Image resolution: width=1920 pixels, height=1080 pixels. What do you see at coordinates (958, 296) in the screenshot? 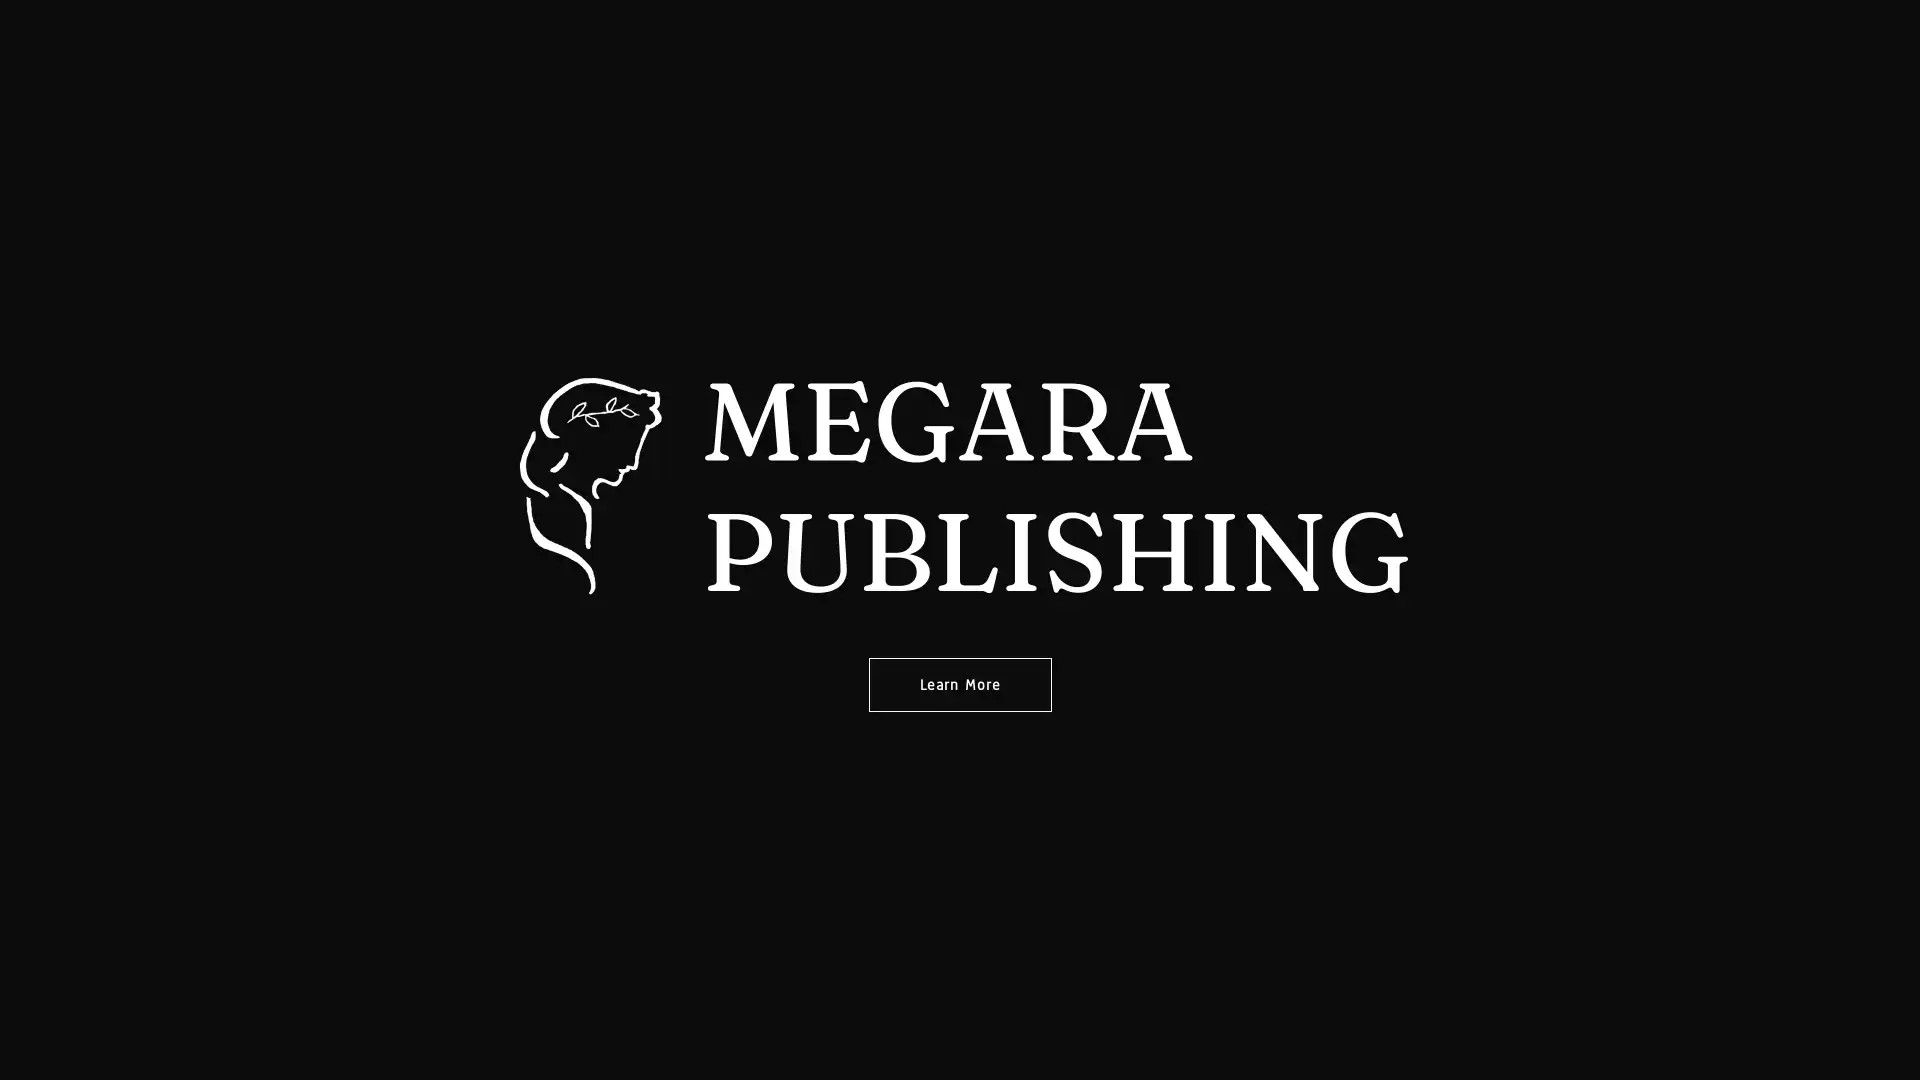
I see `Join Us` at bounding box center [958, 296].